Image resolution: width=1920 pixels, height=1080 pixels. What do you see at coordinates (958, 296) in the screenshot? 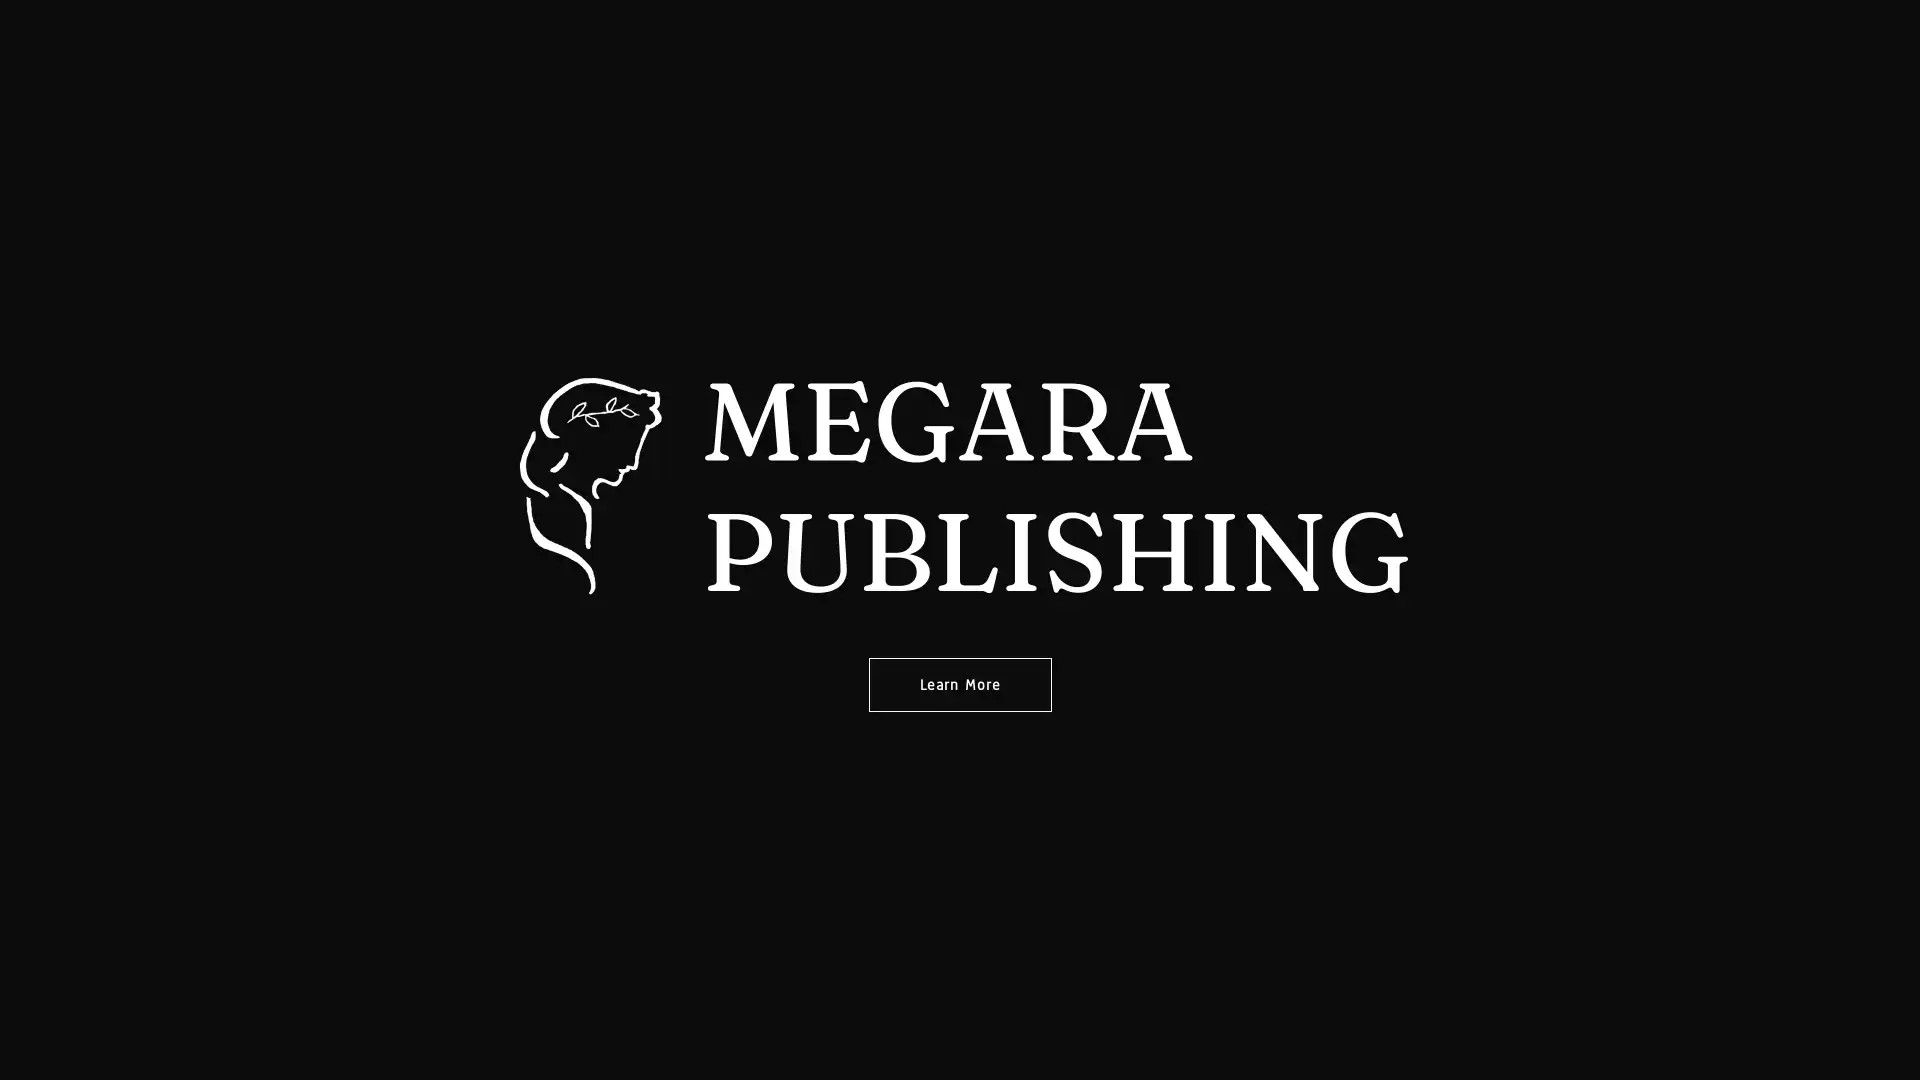
I see `Join Us` at bounding box center [958, 296].